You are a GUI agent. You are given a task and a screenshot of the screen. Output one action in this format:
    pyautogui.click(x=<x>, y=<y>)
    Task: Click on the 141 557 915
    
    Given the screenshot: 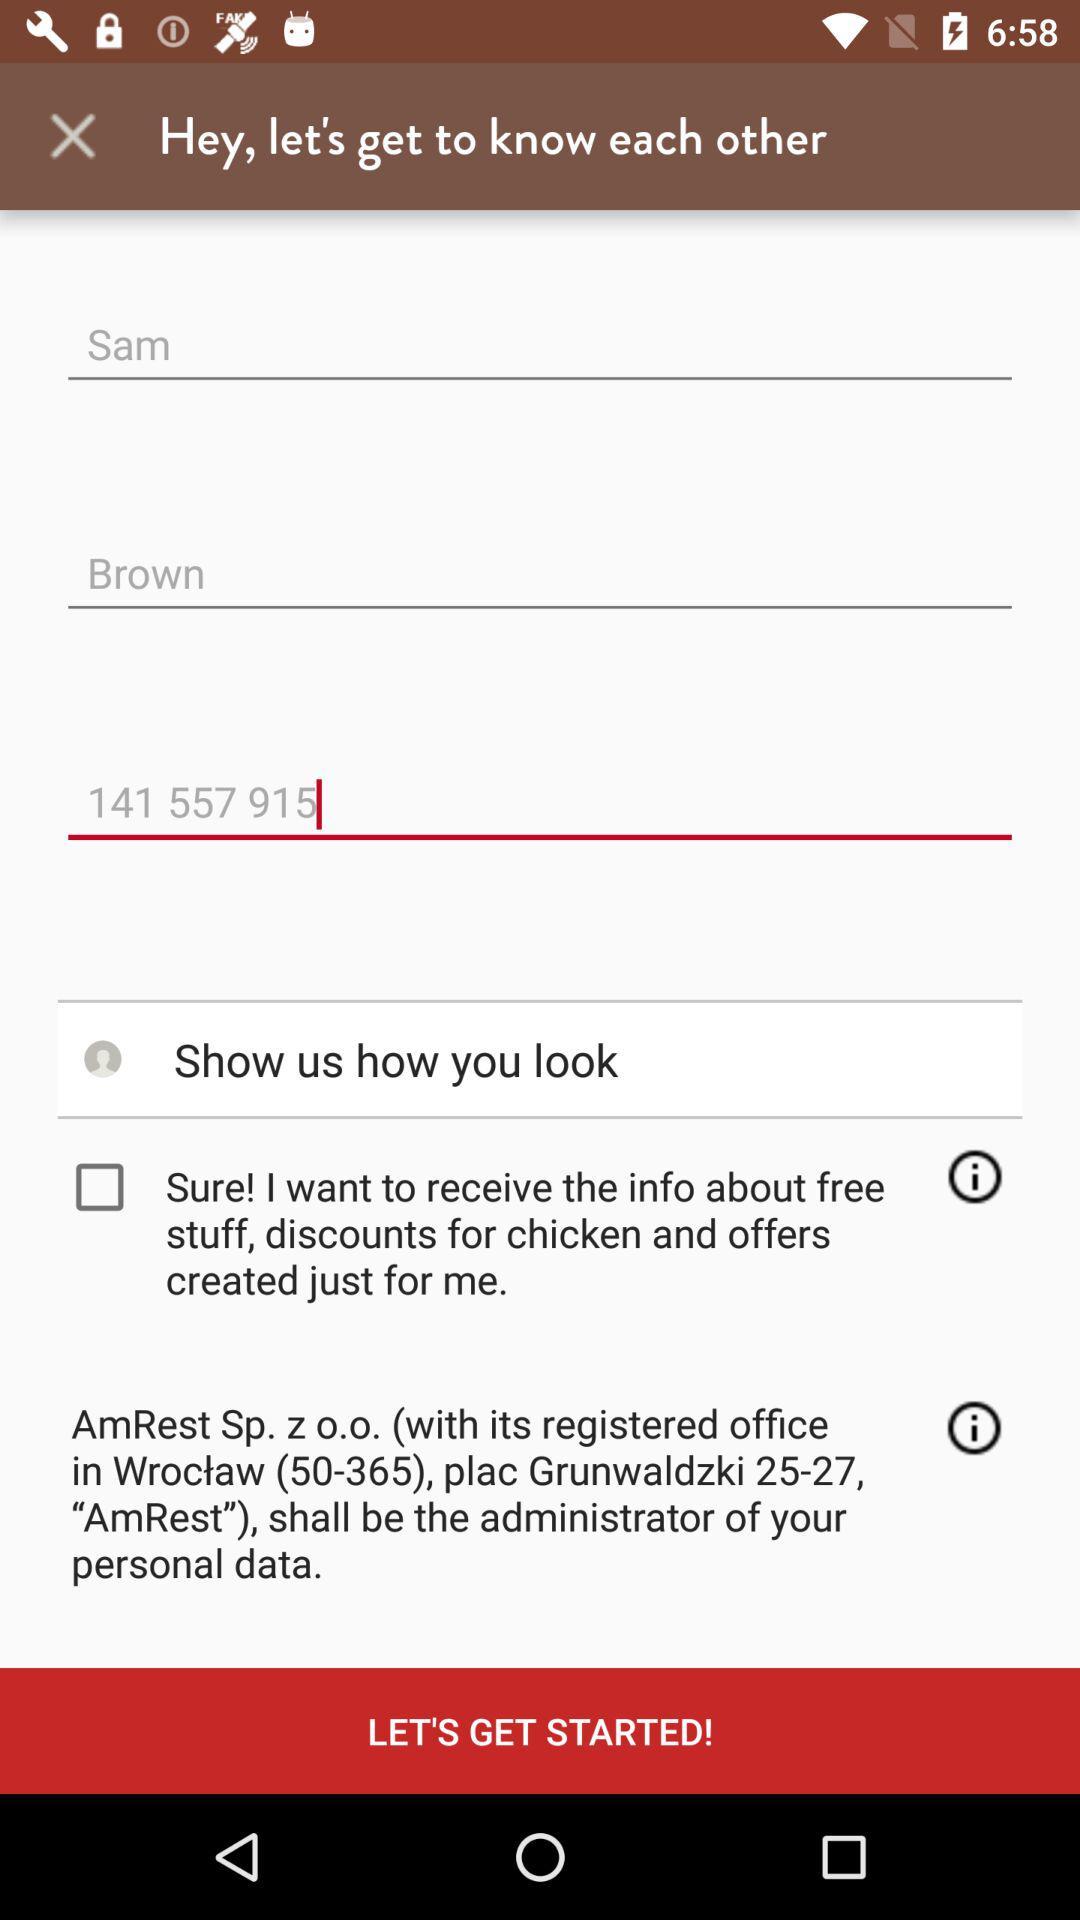 What is the action you would take?
    pyautogui.click(x=540, y=784)
    